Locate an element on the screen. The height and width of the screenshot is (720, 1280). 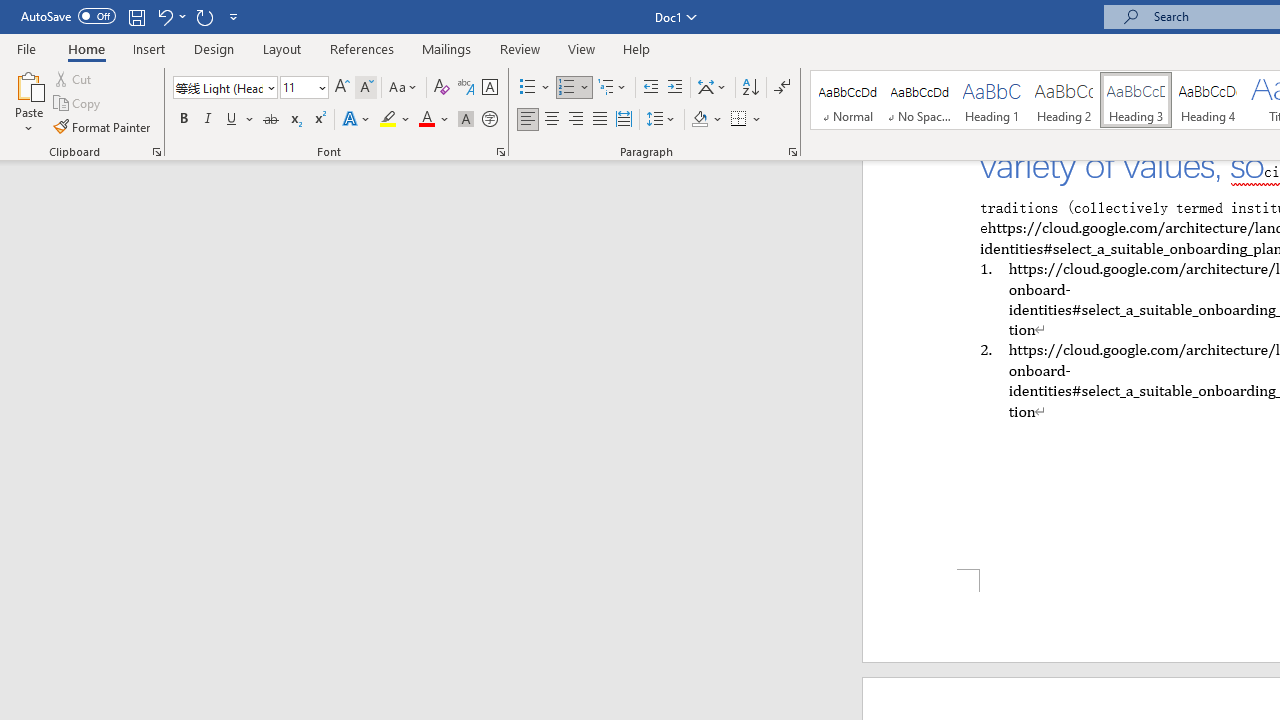
'Decrease Indent' is located at coordinates (650, 86).